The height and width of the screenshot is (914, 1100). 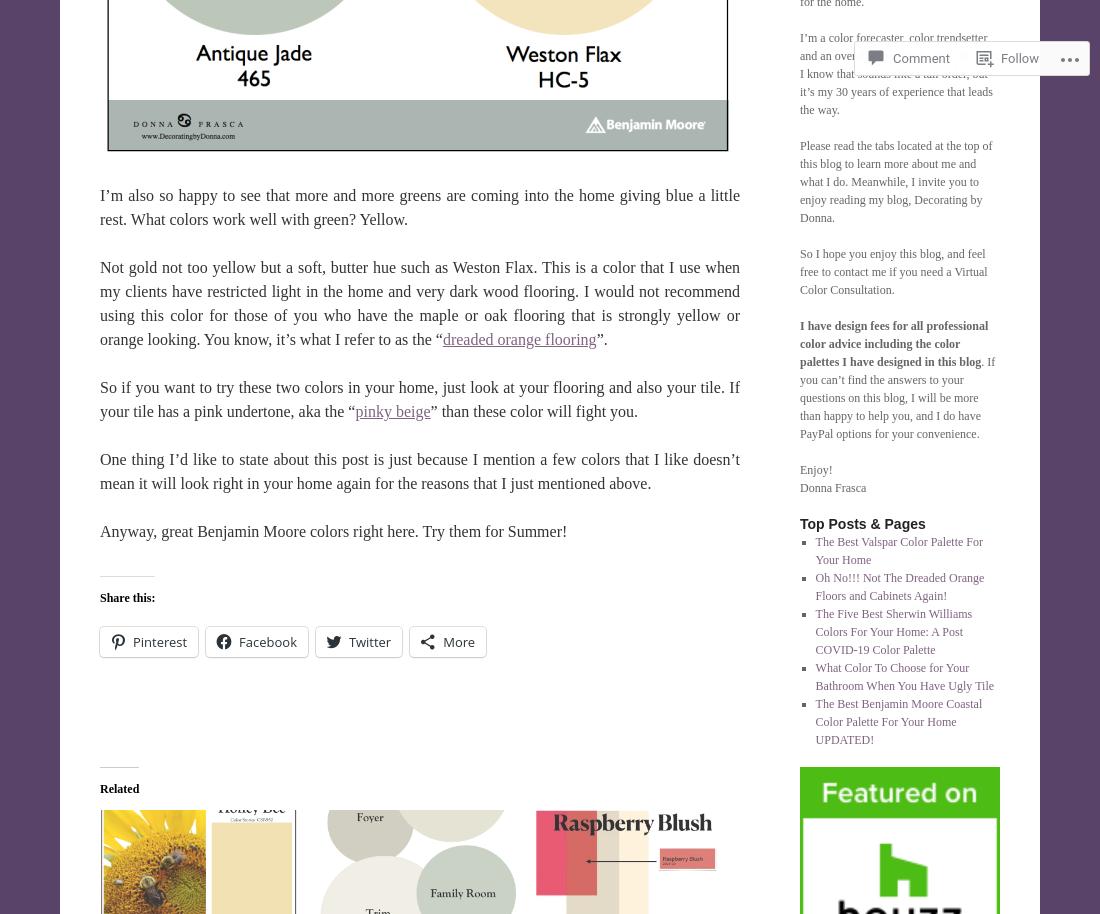 What do you see at coordinates (892, 343) in the screenshot?
I see `'I have design fees for all professional color advice including the color palettes I have designed in this blog'` at bounding box center [892, 343].